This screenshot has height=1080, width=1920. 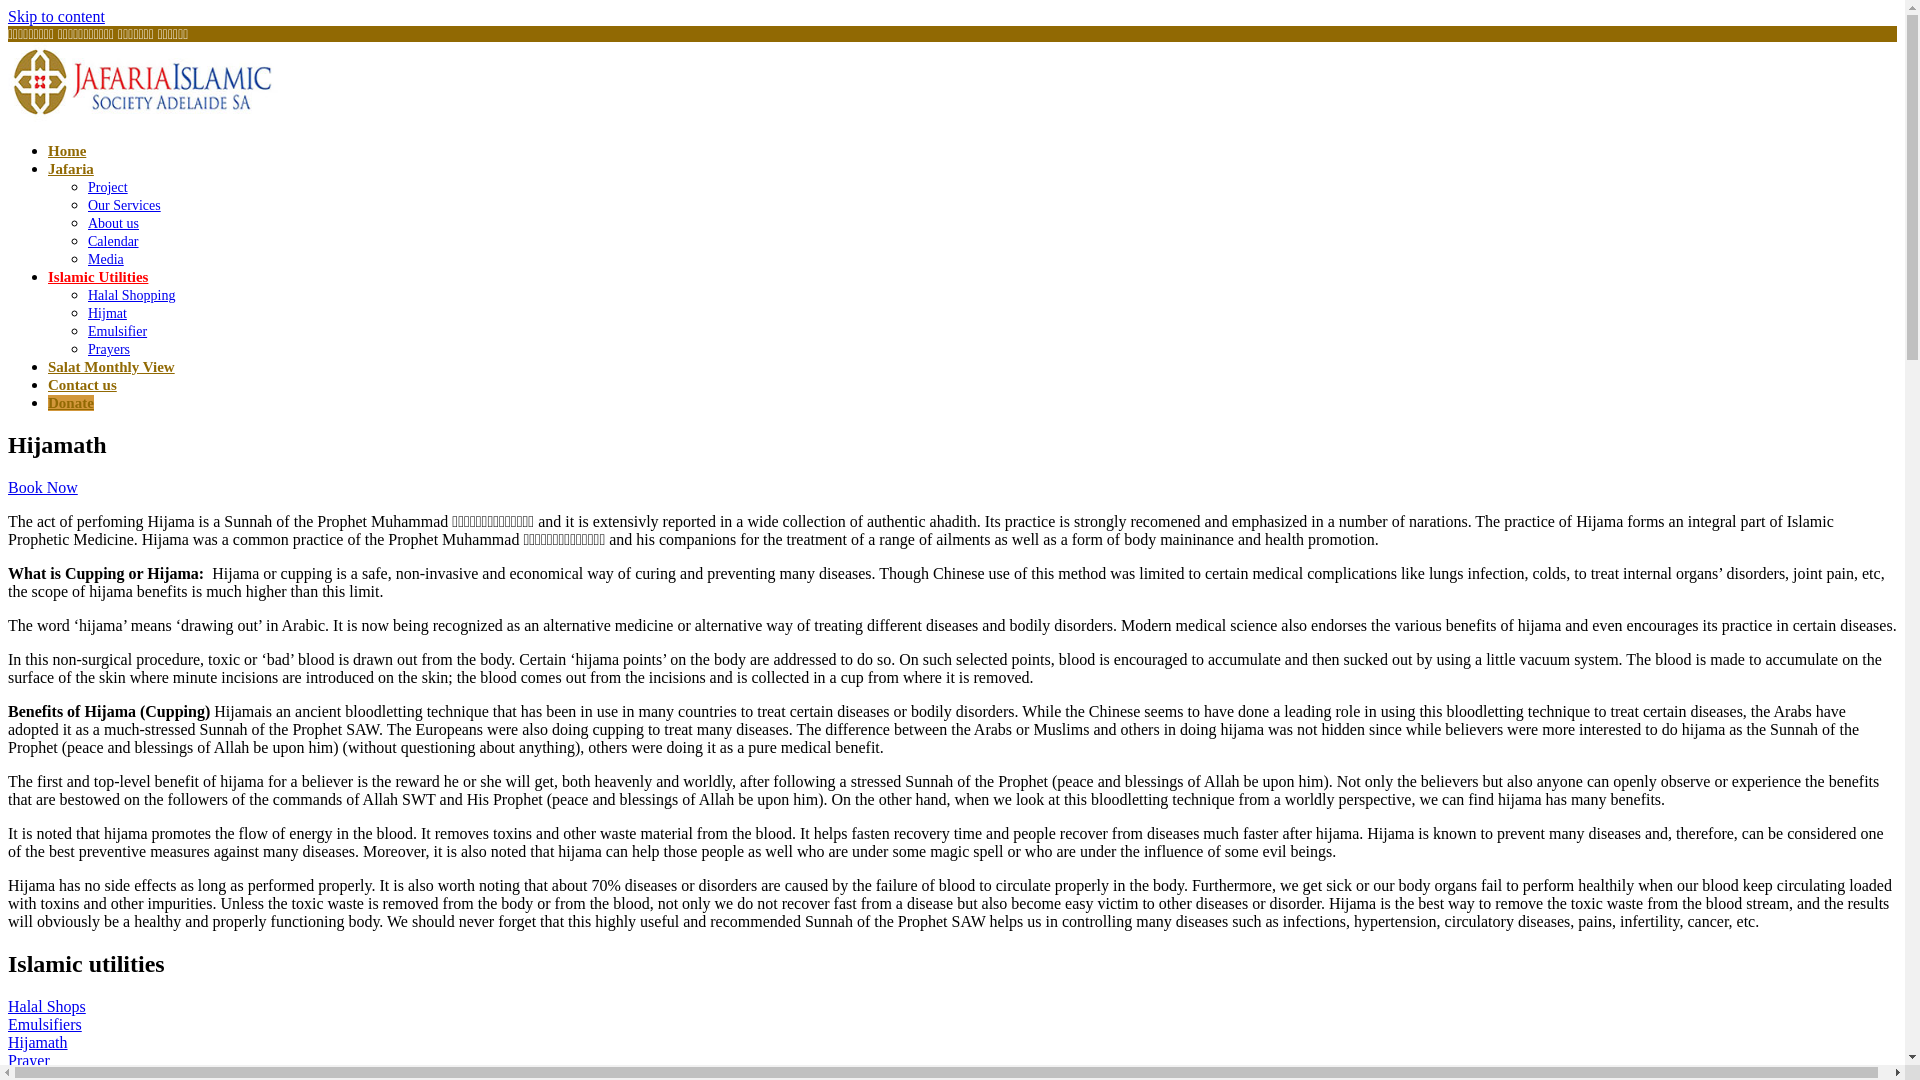 What do you see at coordinates (38, 1041) in the screenshot?
I see `'Hijamath'` at bounding box center [38, 1041].